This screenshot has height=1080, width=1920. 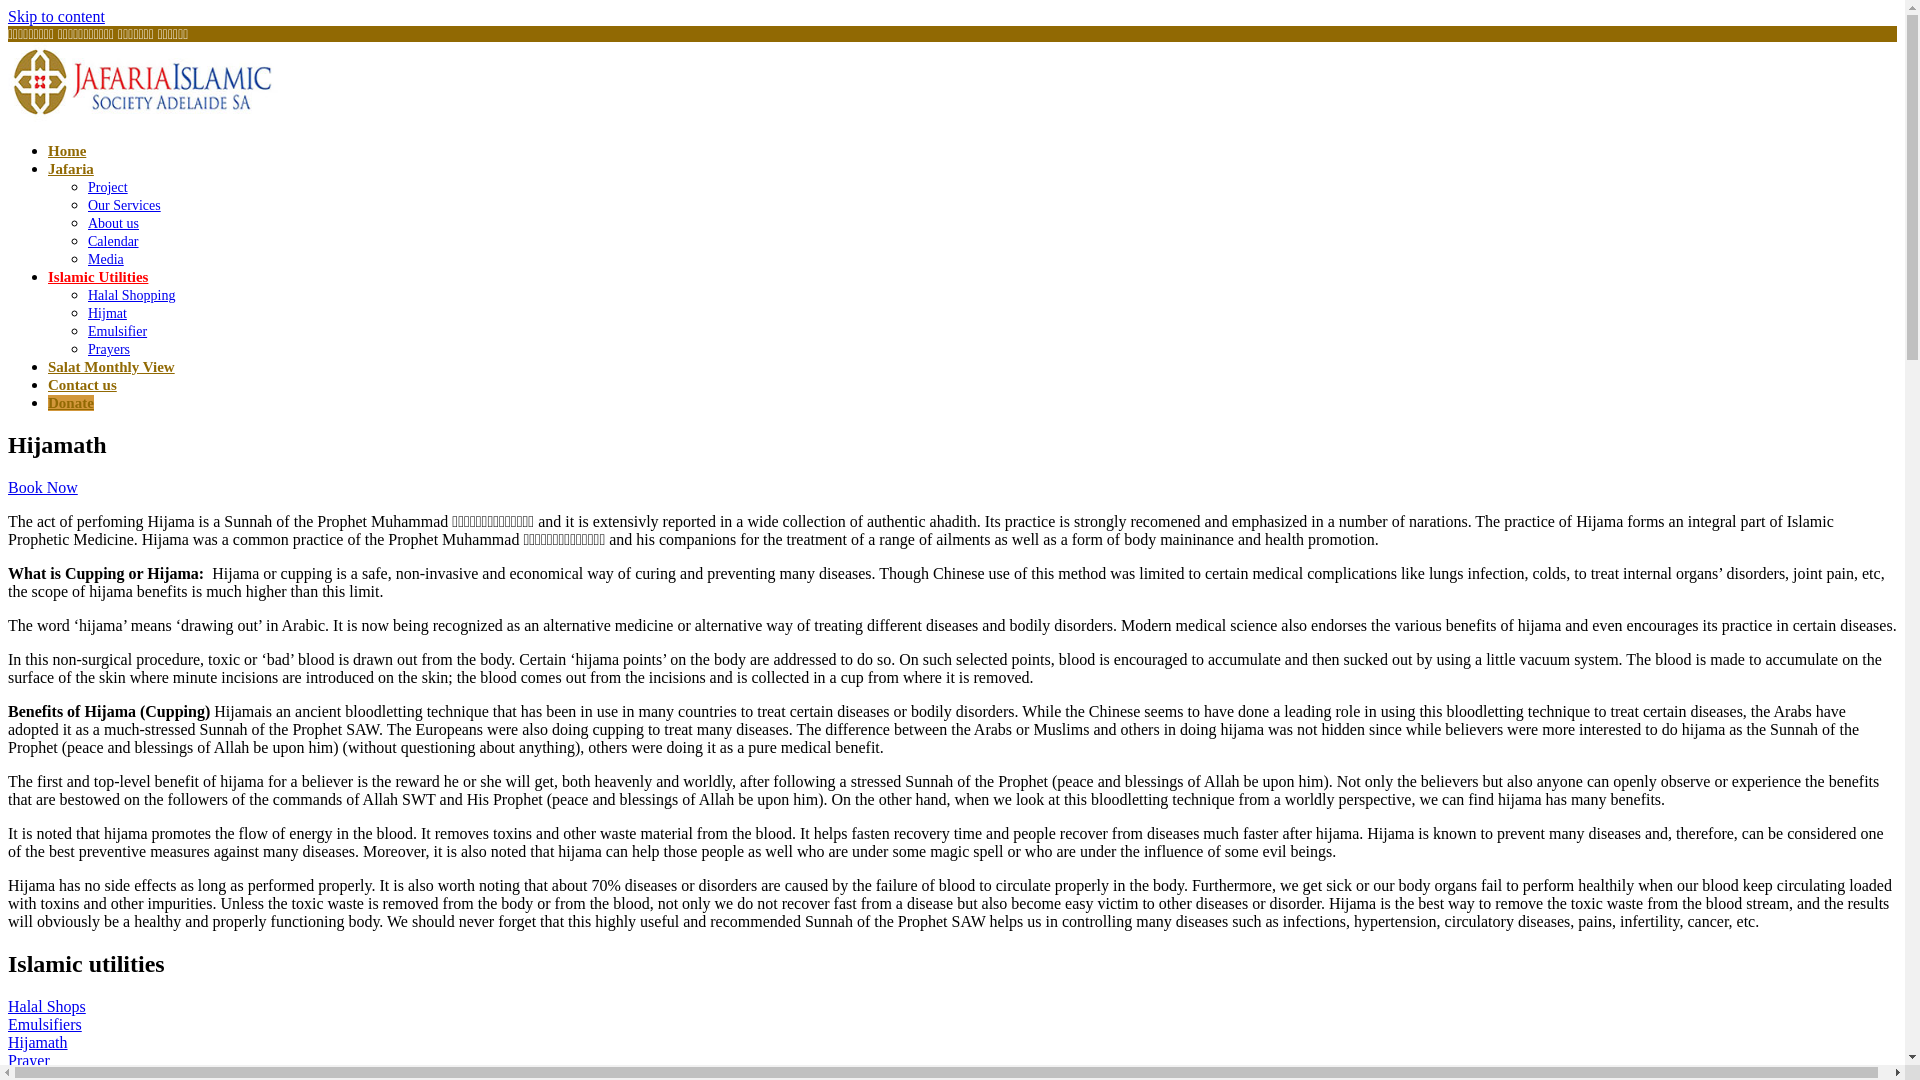 What do you see at coordinates (38, 1041) in the screenshot?
I see `'Hijamath'` at bounding box center [38, 1041].